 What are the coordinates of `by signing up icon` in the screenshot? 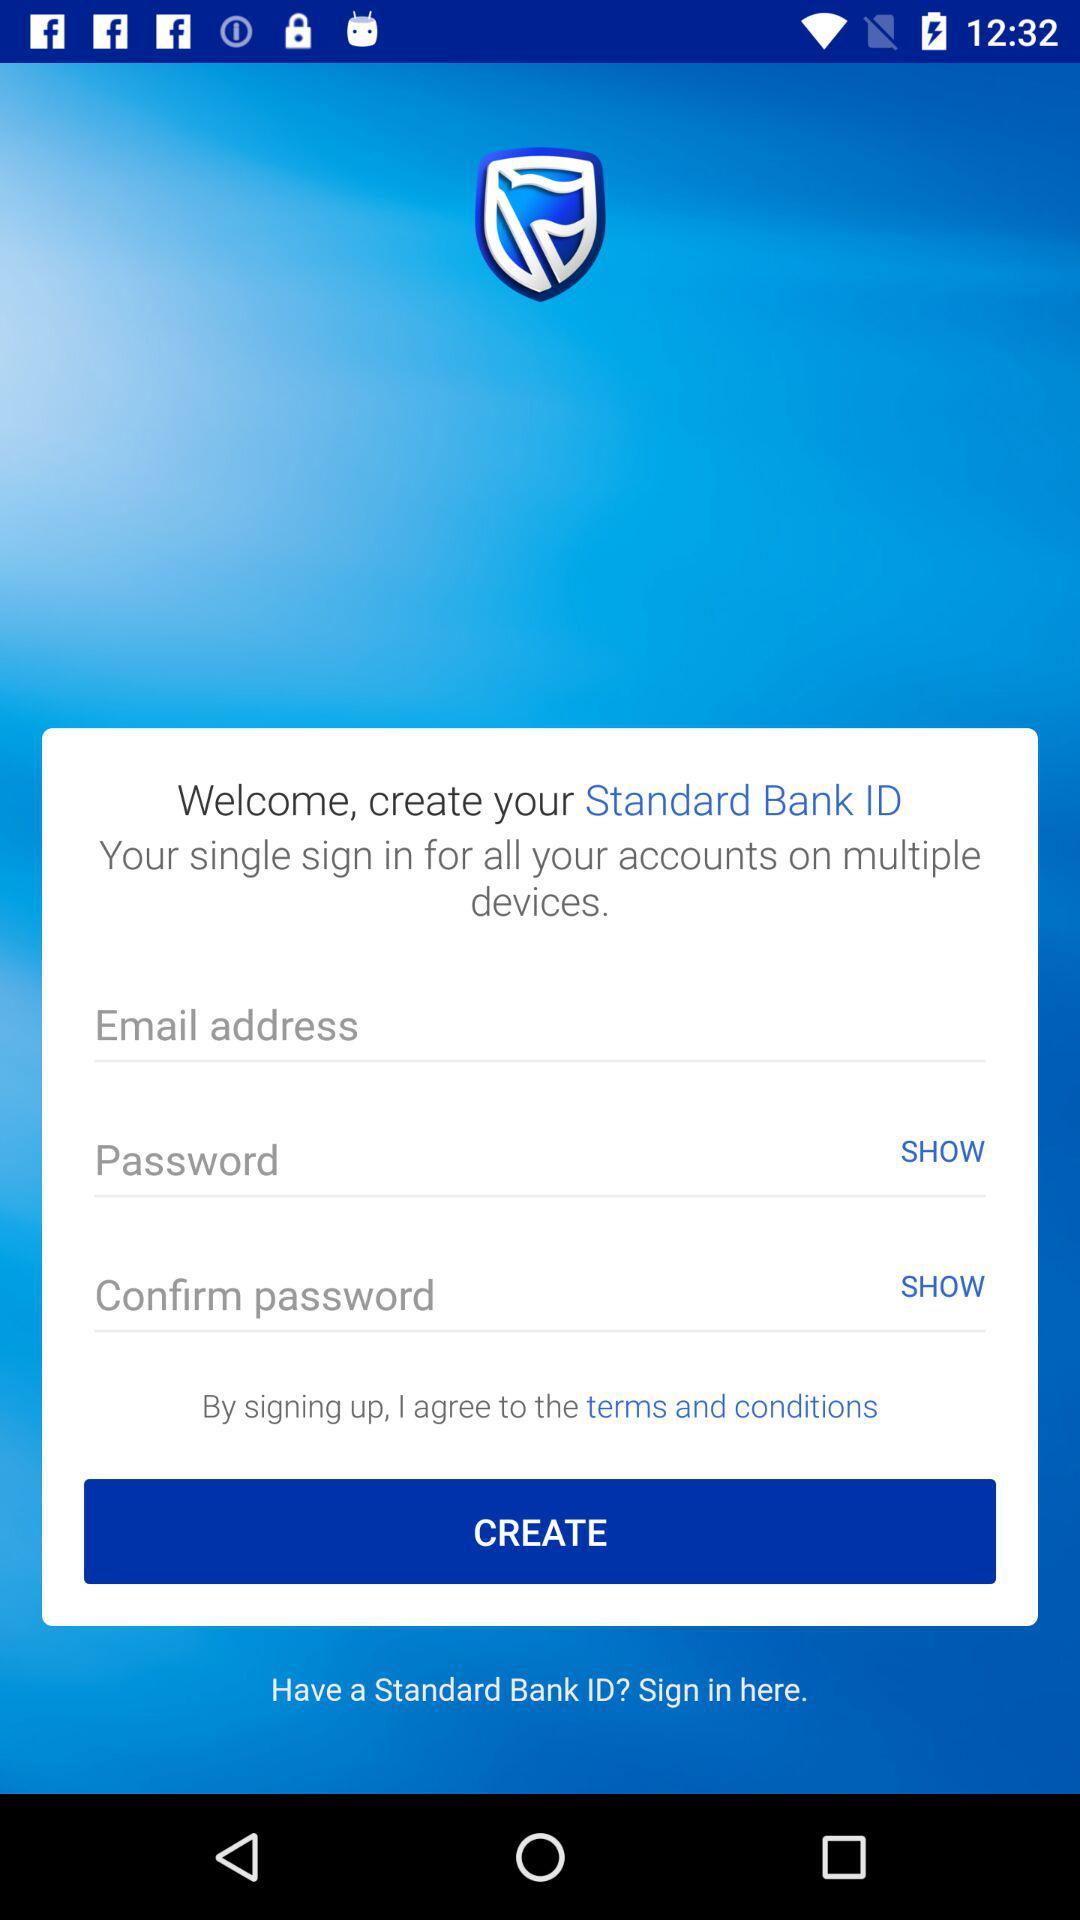 It's located at (540, 1404).